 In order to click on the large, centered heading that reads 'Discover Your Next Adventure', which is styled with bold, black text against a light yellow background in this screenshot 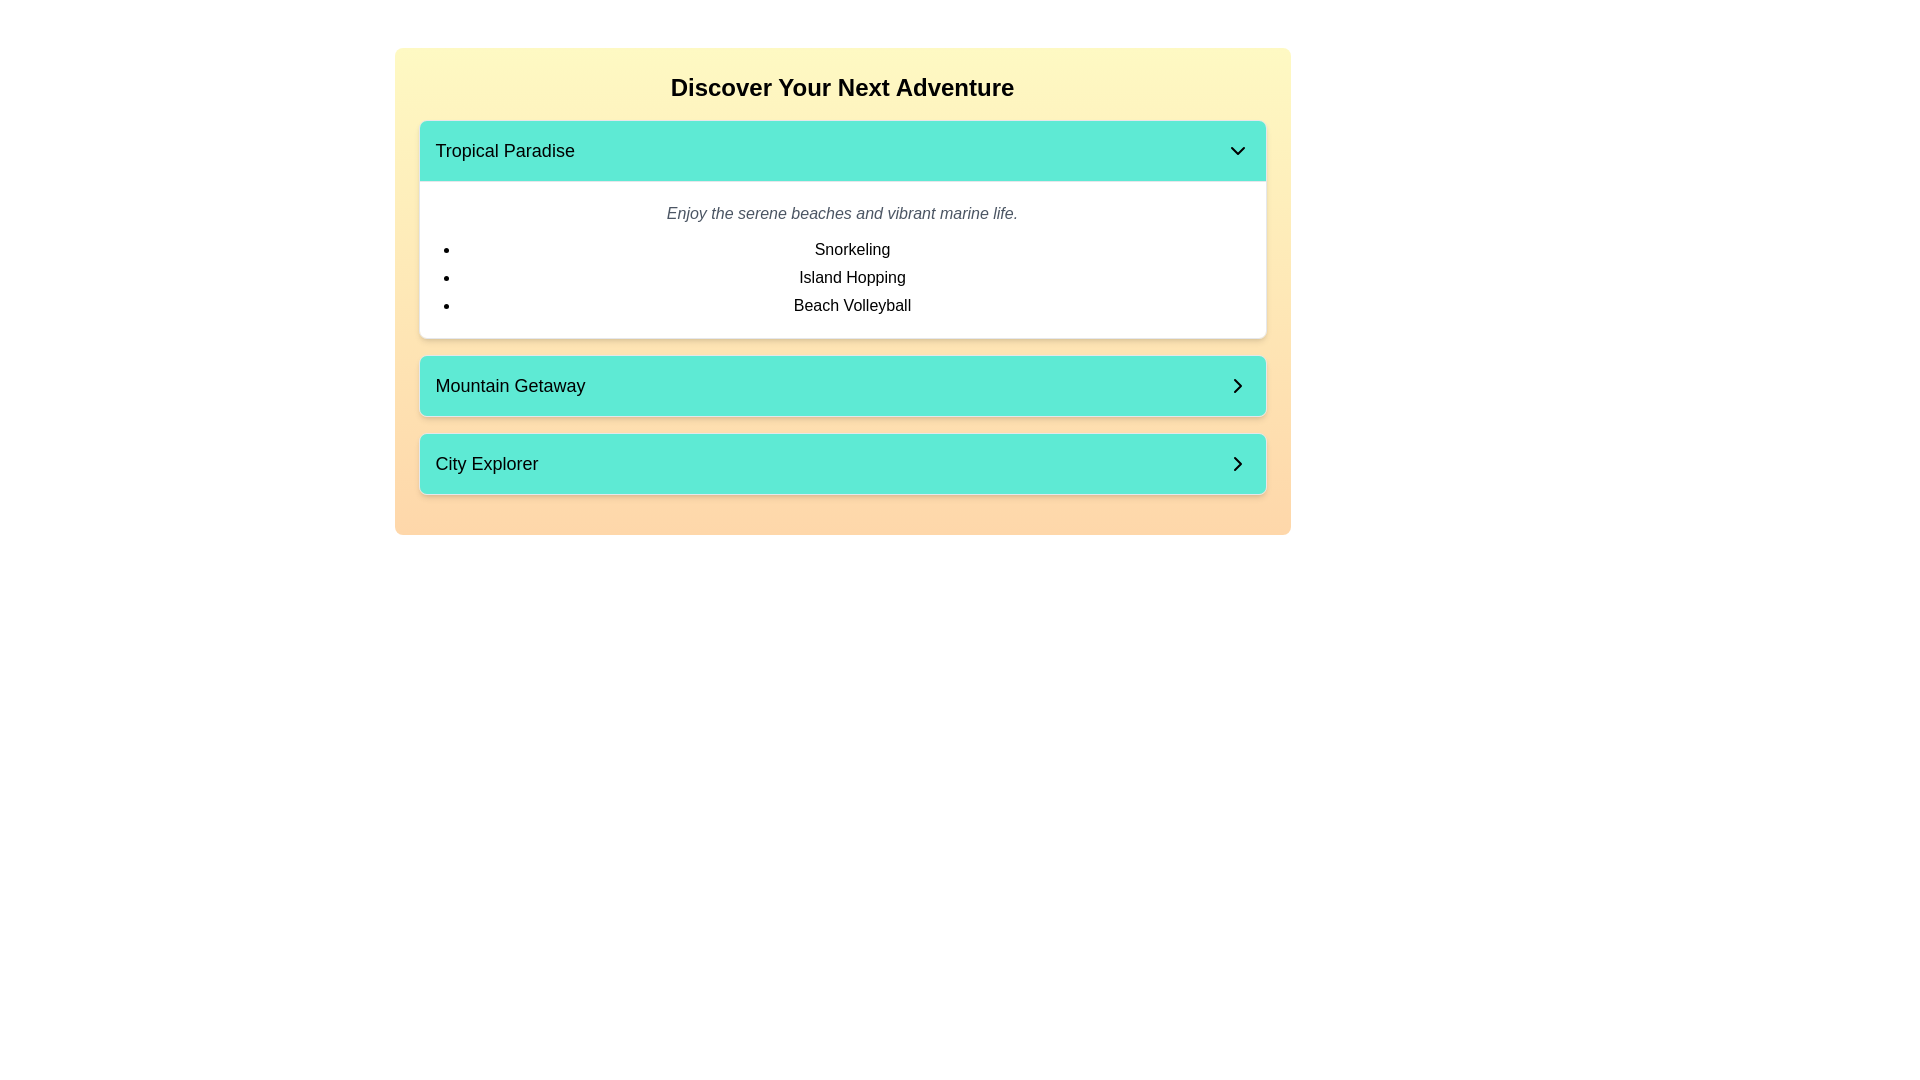, I will do `click(842, 87)`.